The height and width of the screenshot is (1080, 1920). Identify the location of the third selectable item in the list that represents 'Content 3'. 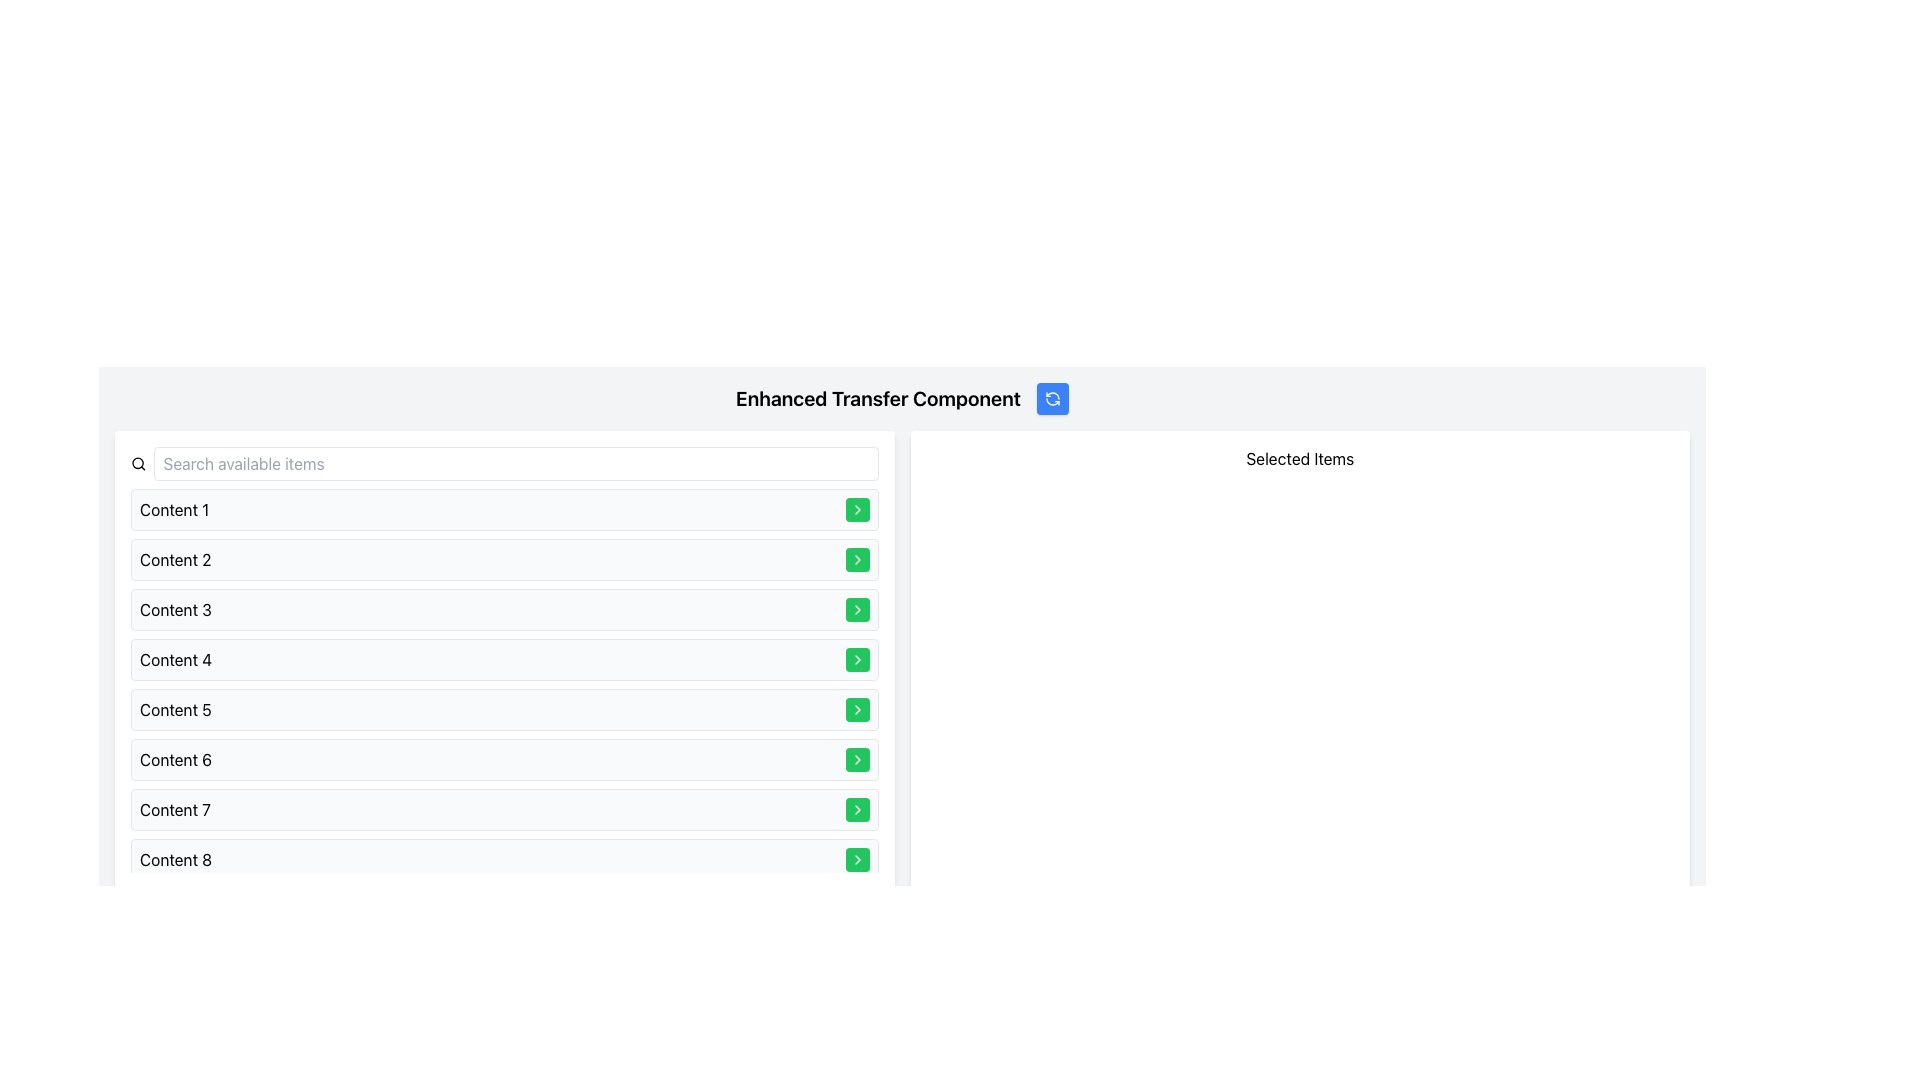
(504, 608).